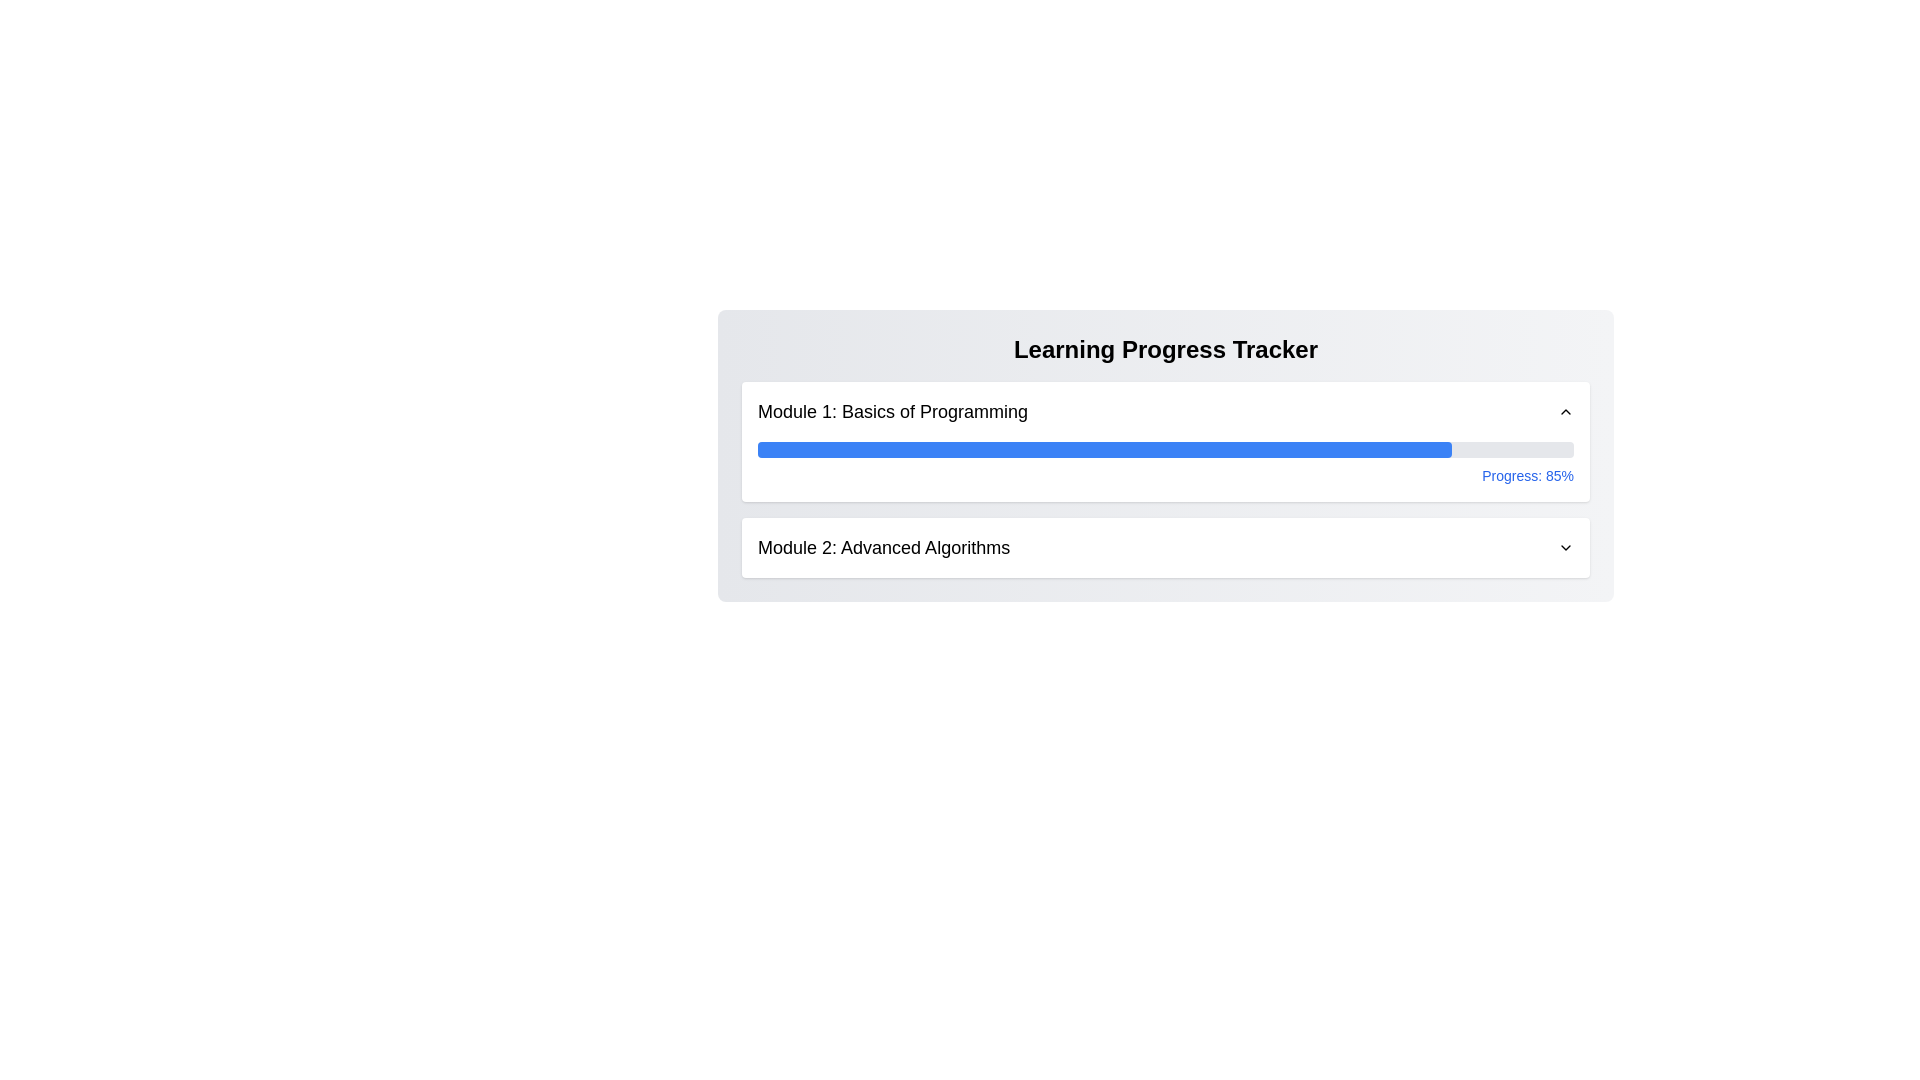 This screenshot has height=1080, width=1920. What do you see at coordinates (1564, 411) in the screenshot?
I see `the Icon Button (Chevron Up) located at the extreme right of the row containing the text 'Module 1: Basics of Programming'` at bounding box center [1564, 411].